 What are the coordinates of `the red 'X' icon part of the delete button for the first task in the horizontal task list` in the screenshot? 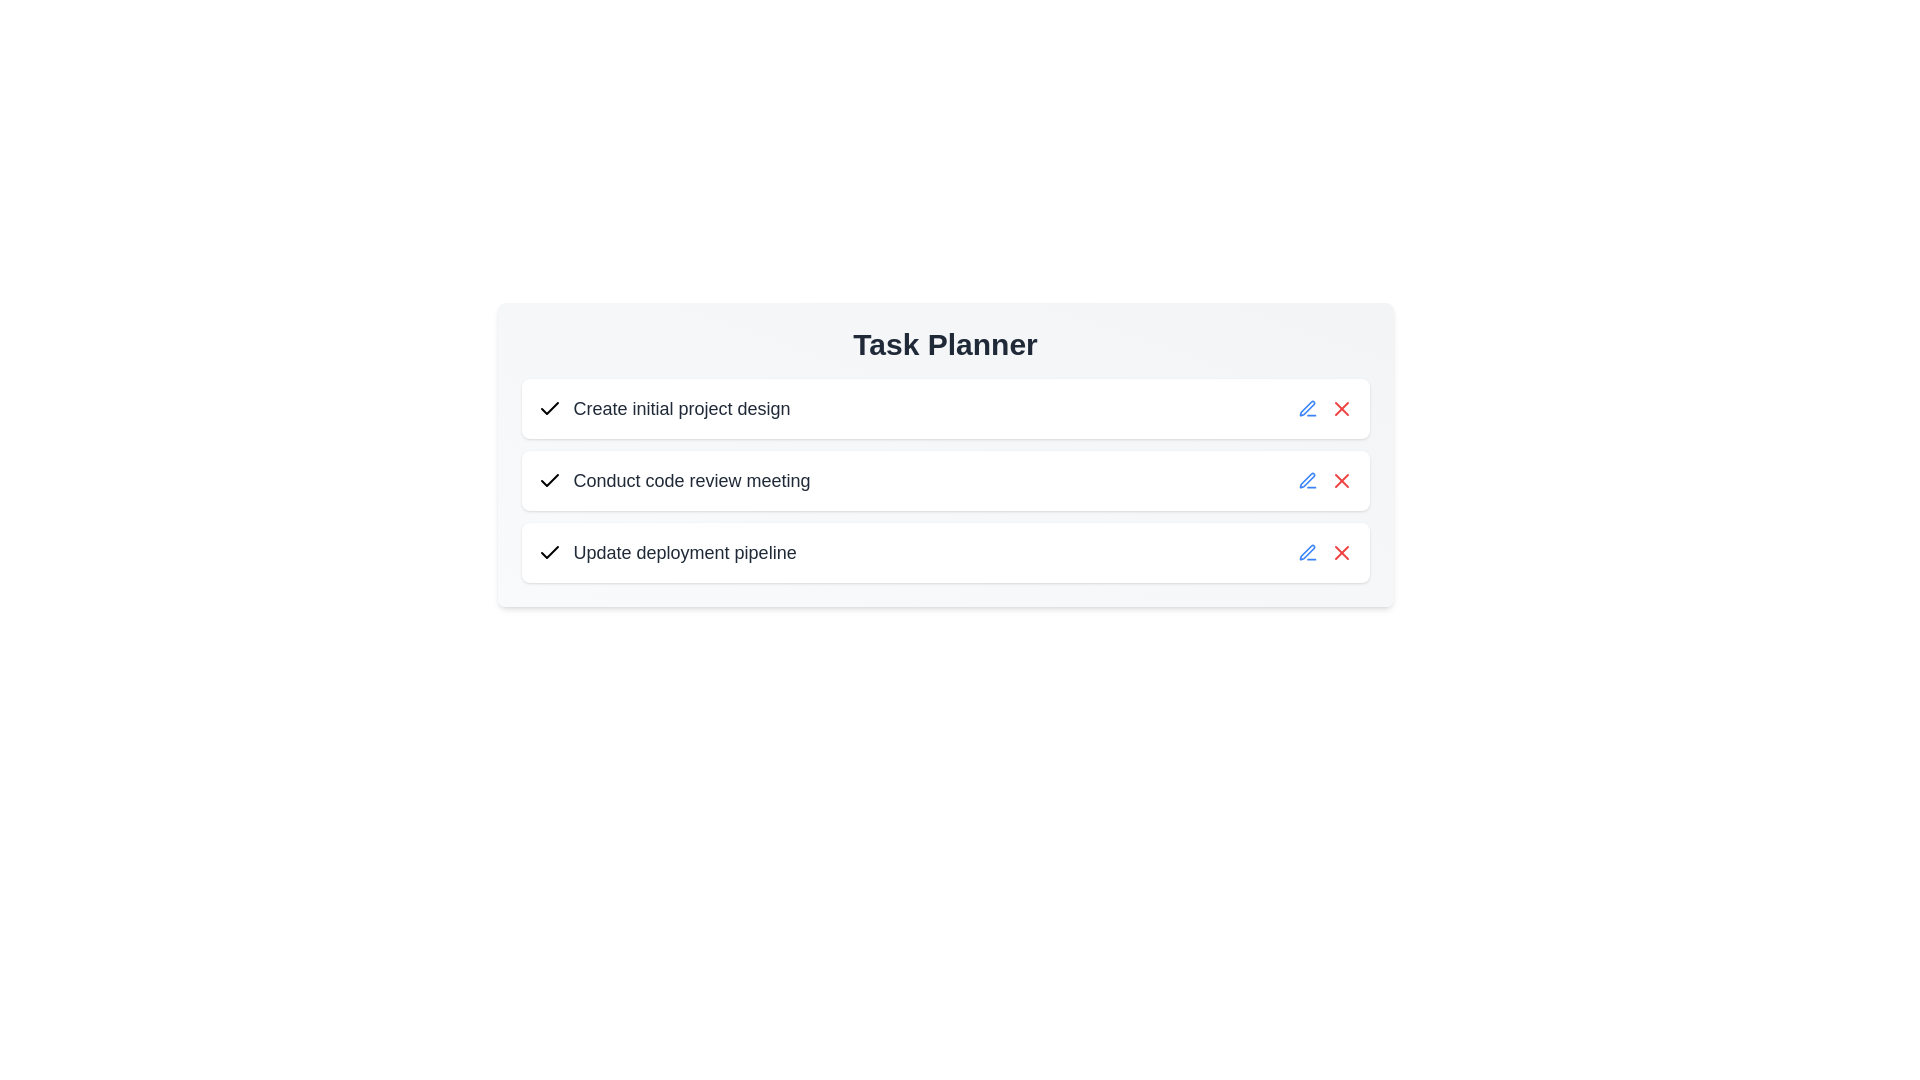 It's located at (1341, 407).